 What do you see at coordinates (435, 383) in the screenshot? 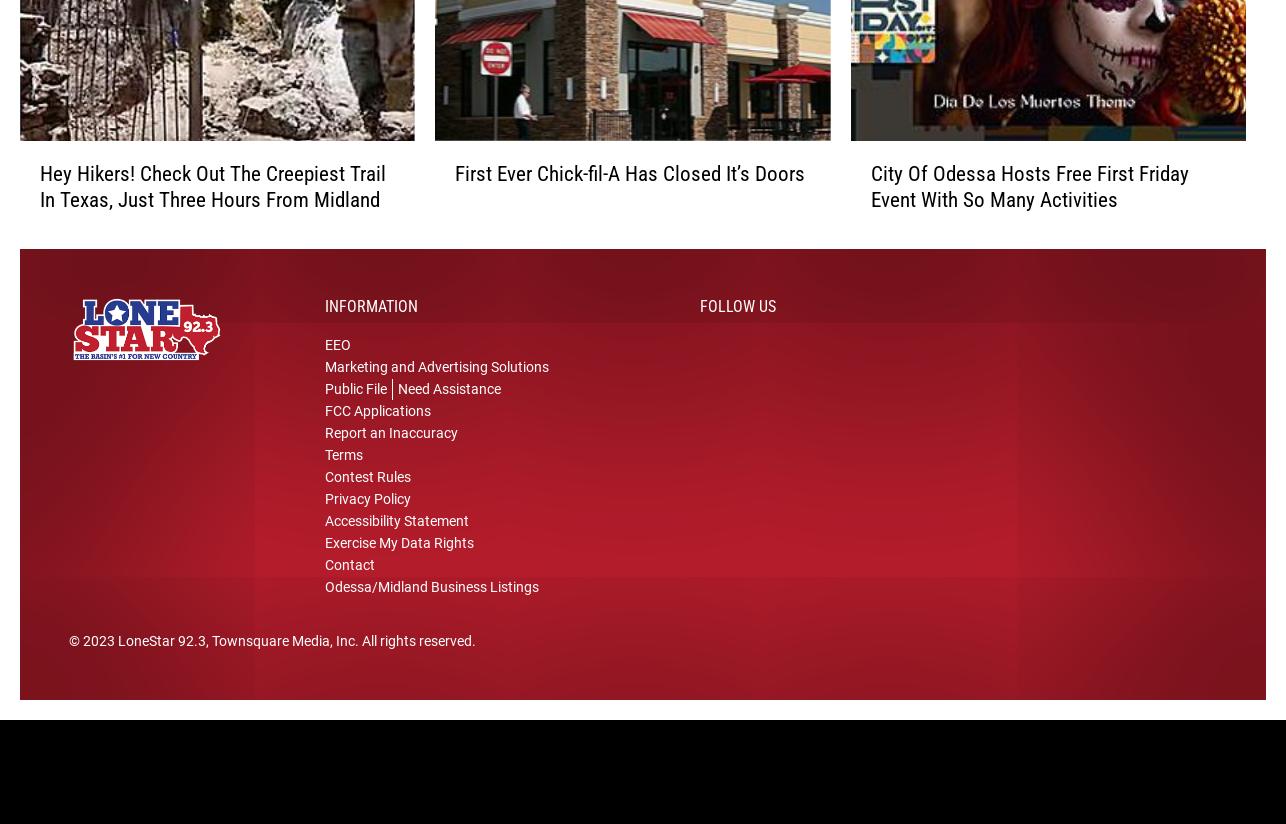
I see `'Marketing and Advertising Solutions'` at bounding box center [435, 383].